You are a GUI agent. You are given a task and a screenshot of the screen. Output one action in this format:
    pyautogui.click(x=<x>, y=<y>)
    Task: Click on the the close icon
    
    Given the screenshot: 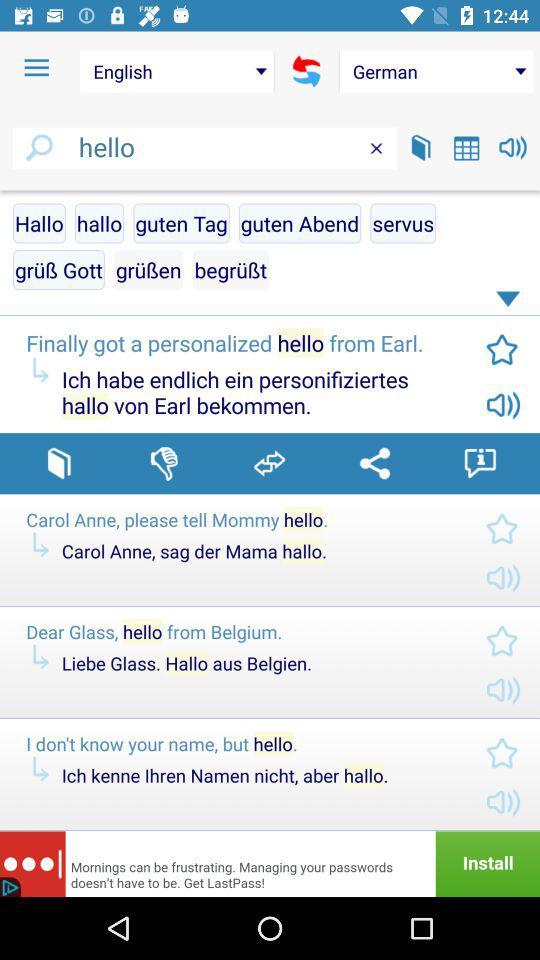 What is the action you would take?
    pyautogui.click(x=376, y=147)
    